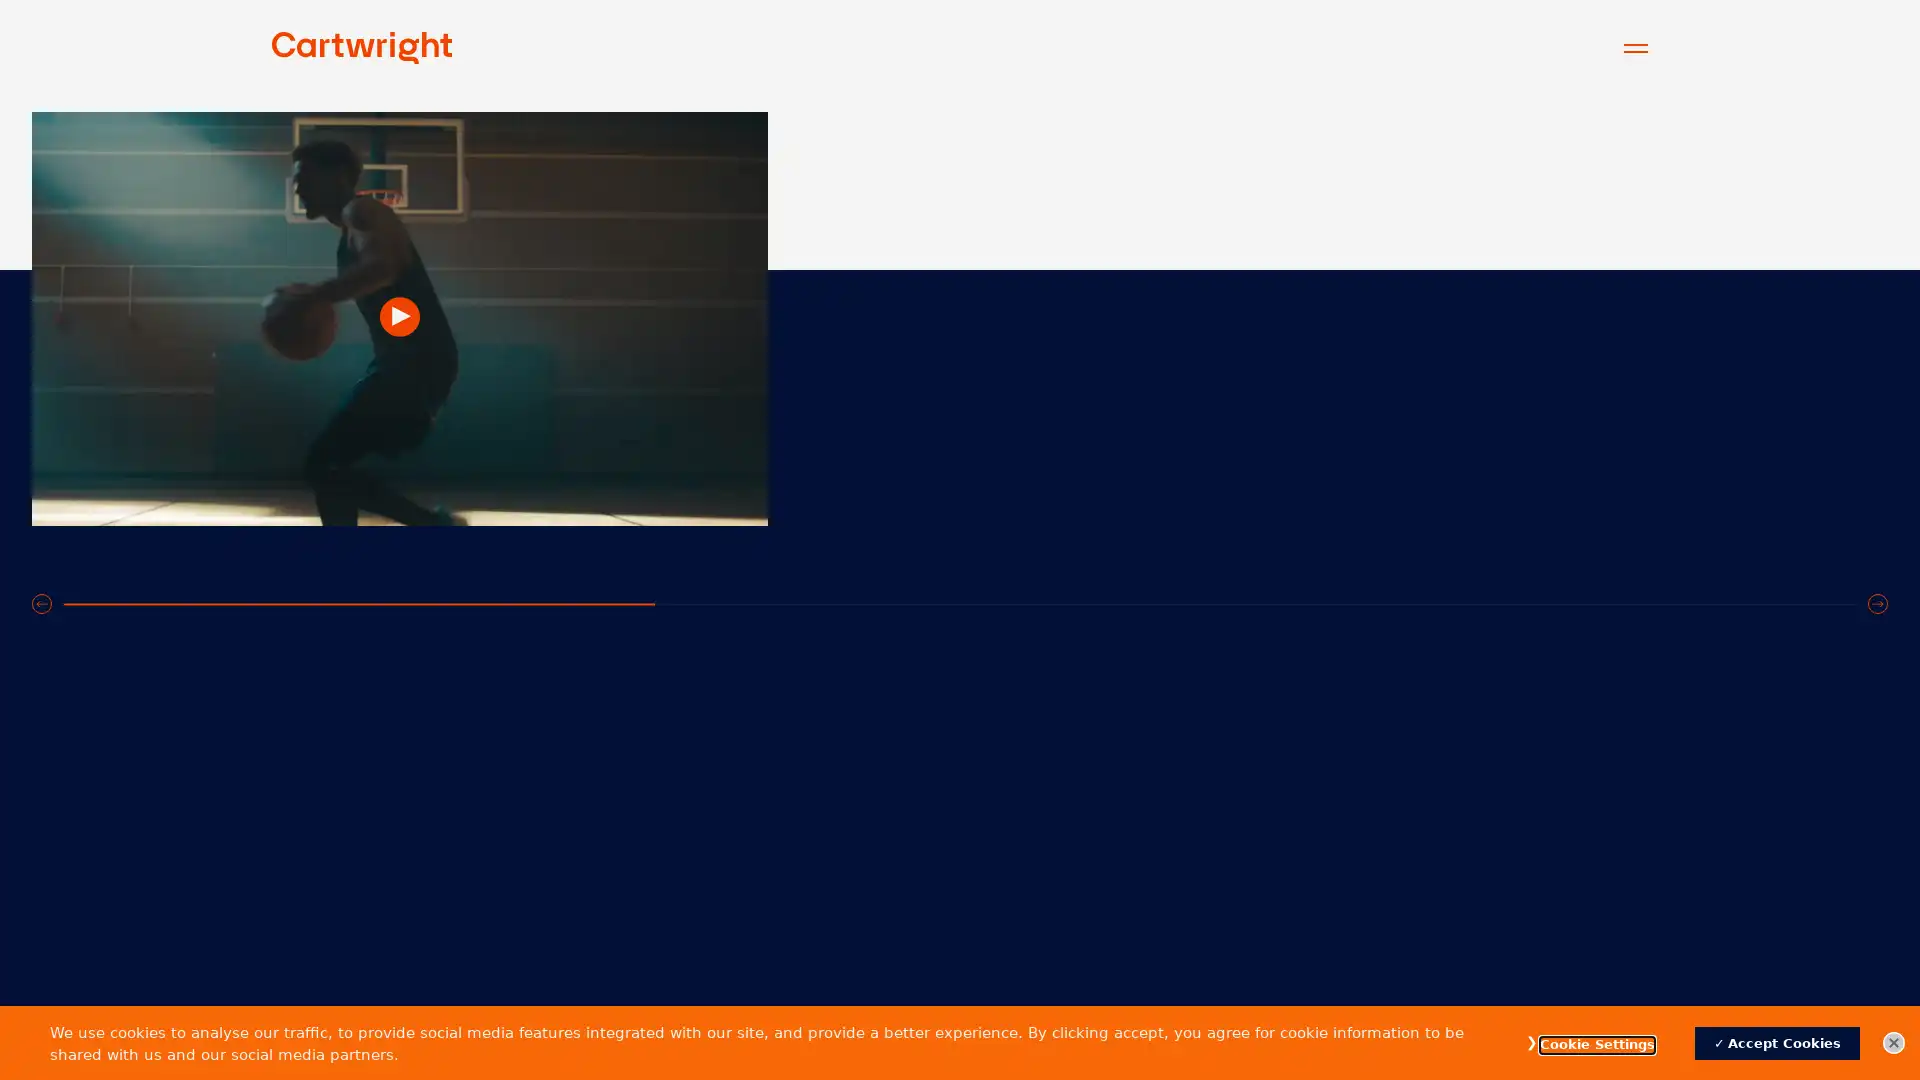 Image resolution: width=1920 pixels, height=1080 pixels. Describe the element at coordinates (1893, 1041) in the screenshot. I see `Close` at that location.